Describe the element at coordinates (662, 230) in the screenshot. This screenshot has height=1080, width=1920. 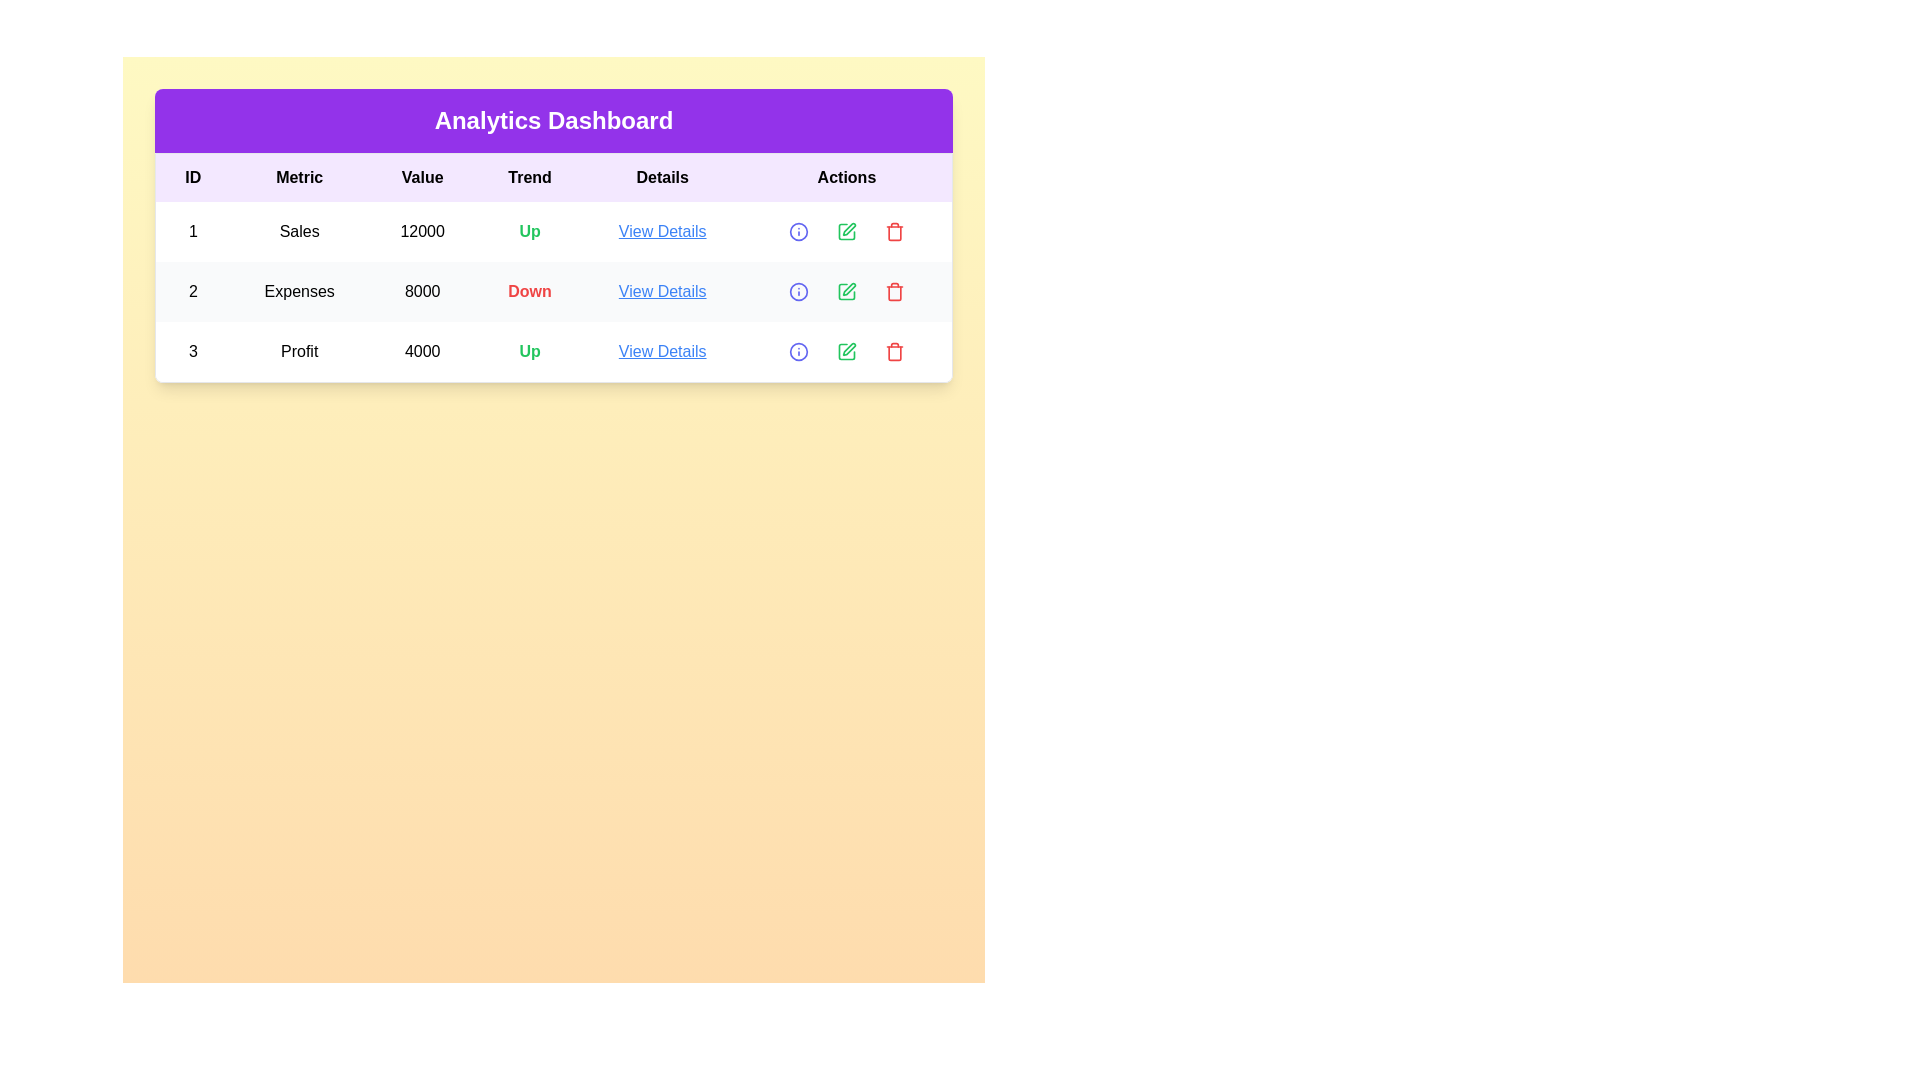
I see `the 'View Details' hyperlink, which is a blue underlined text link located in the first row under the 'Details' column of the table` at that location.